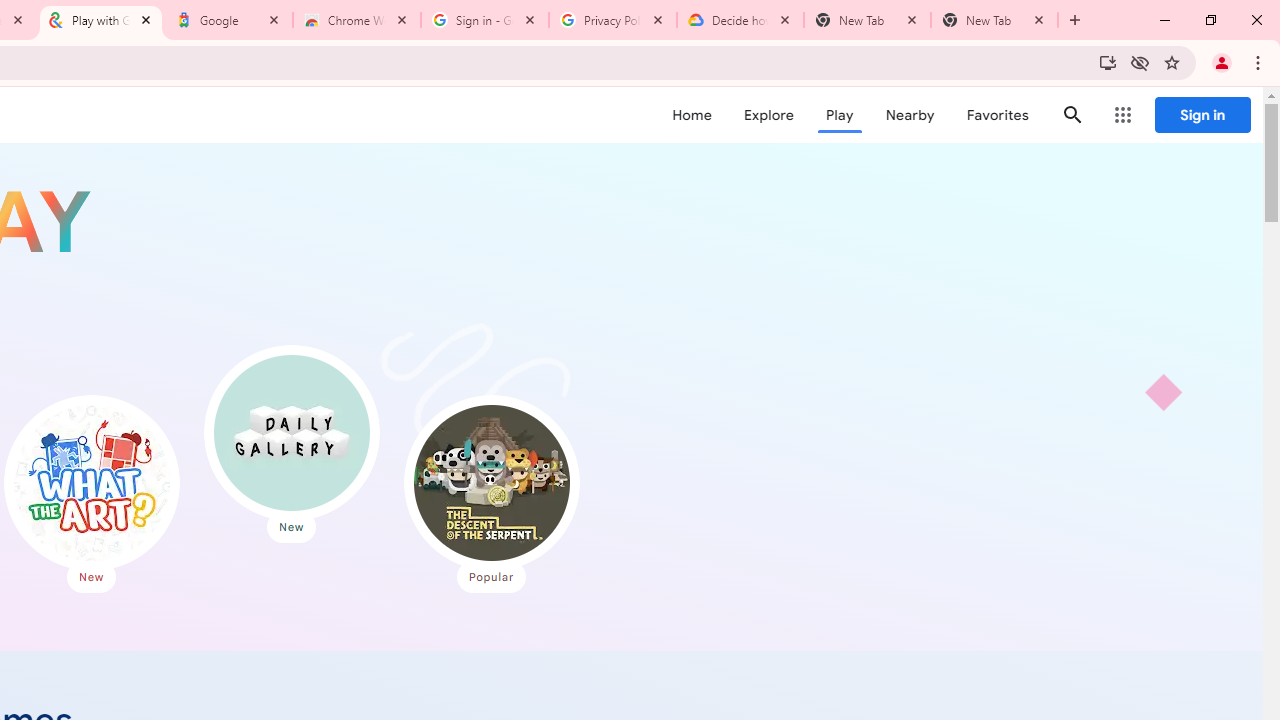 This screenshot has height=720, width=1280. Describe the element at coordinates (997, 115) in the screenshot. I see `'Favorites'` at that location.